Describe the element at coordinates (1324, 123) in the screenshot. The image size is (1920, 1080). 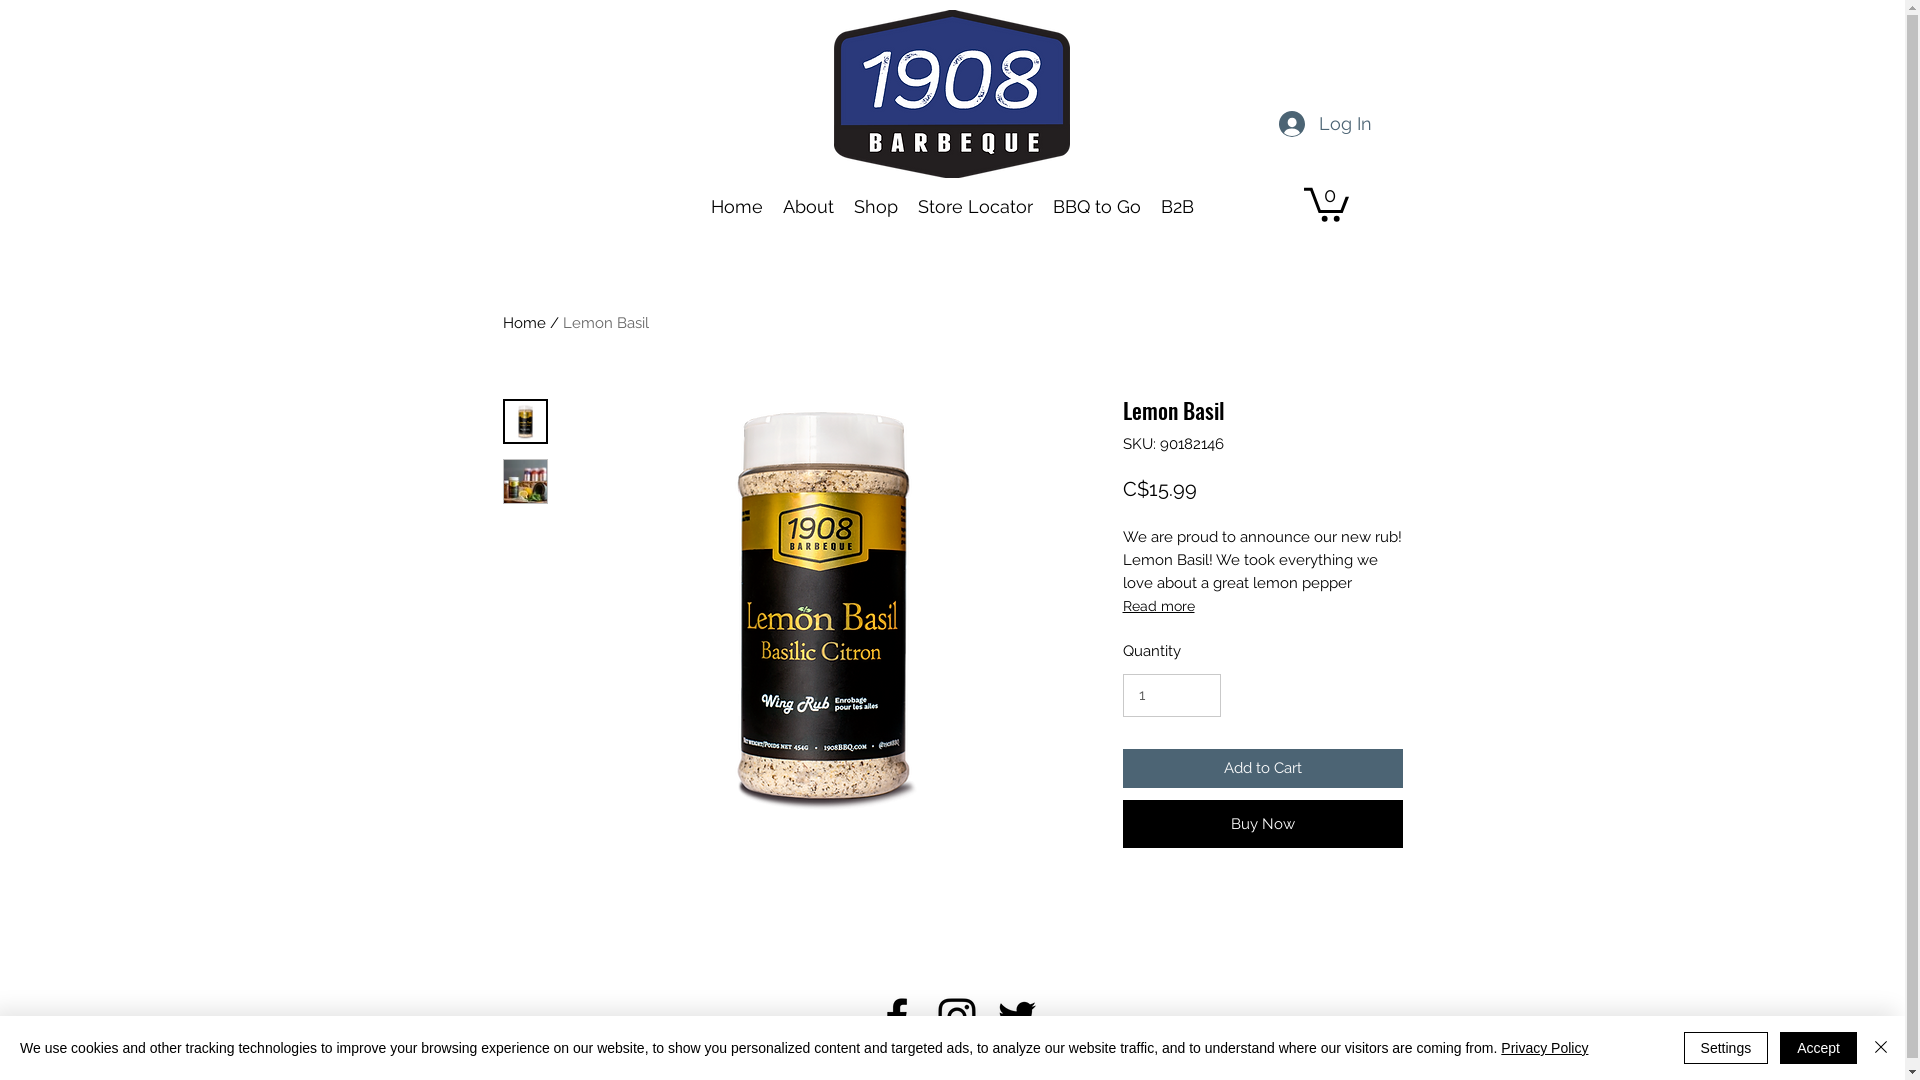
I see `'Log In'` at that location.